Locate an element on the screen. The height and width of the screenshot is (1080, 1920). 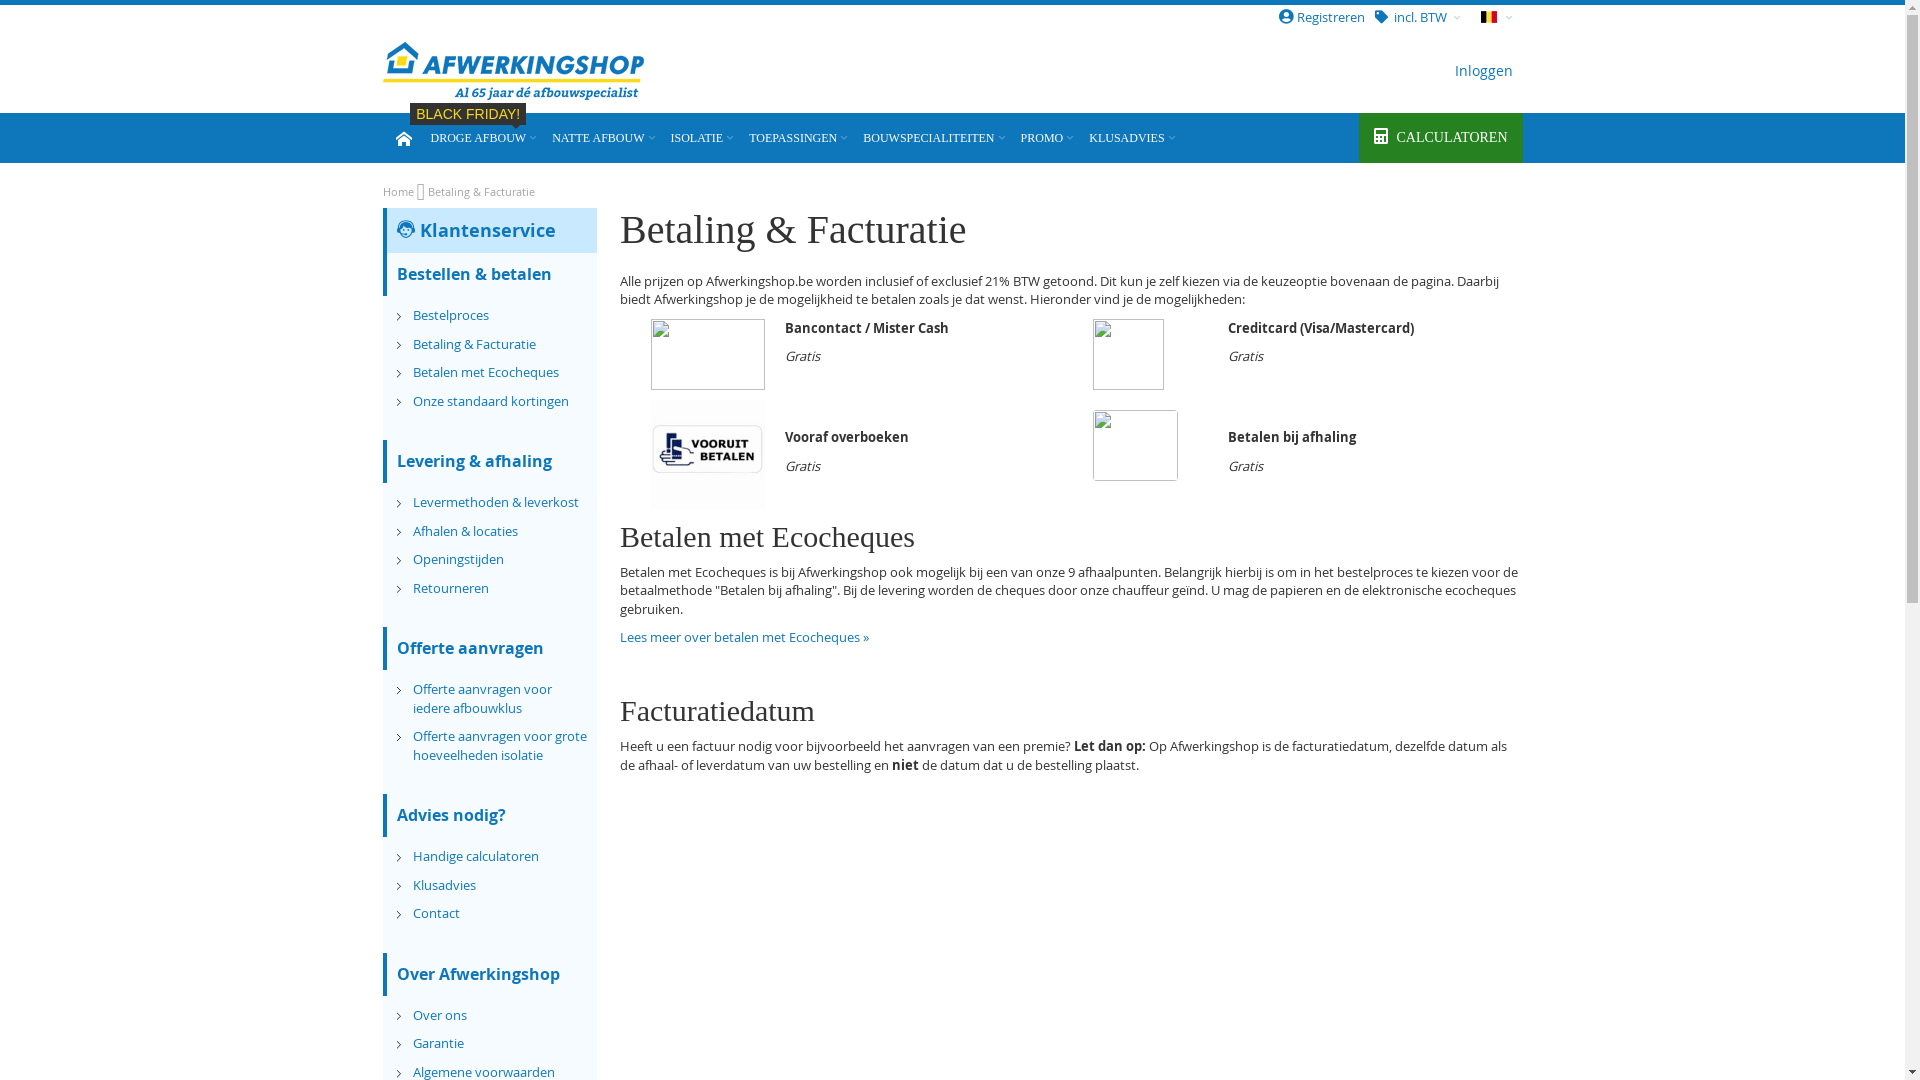
'Offerte aanvragen voor grote hoeveelheden isolatie' is located at coordinates (411, 745).